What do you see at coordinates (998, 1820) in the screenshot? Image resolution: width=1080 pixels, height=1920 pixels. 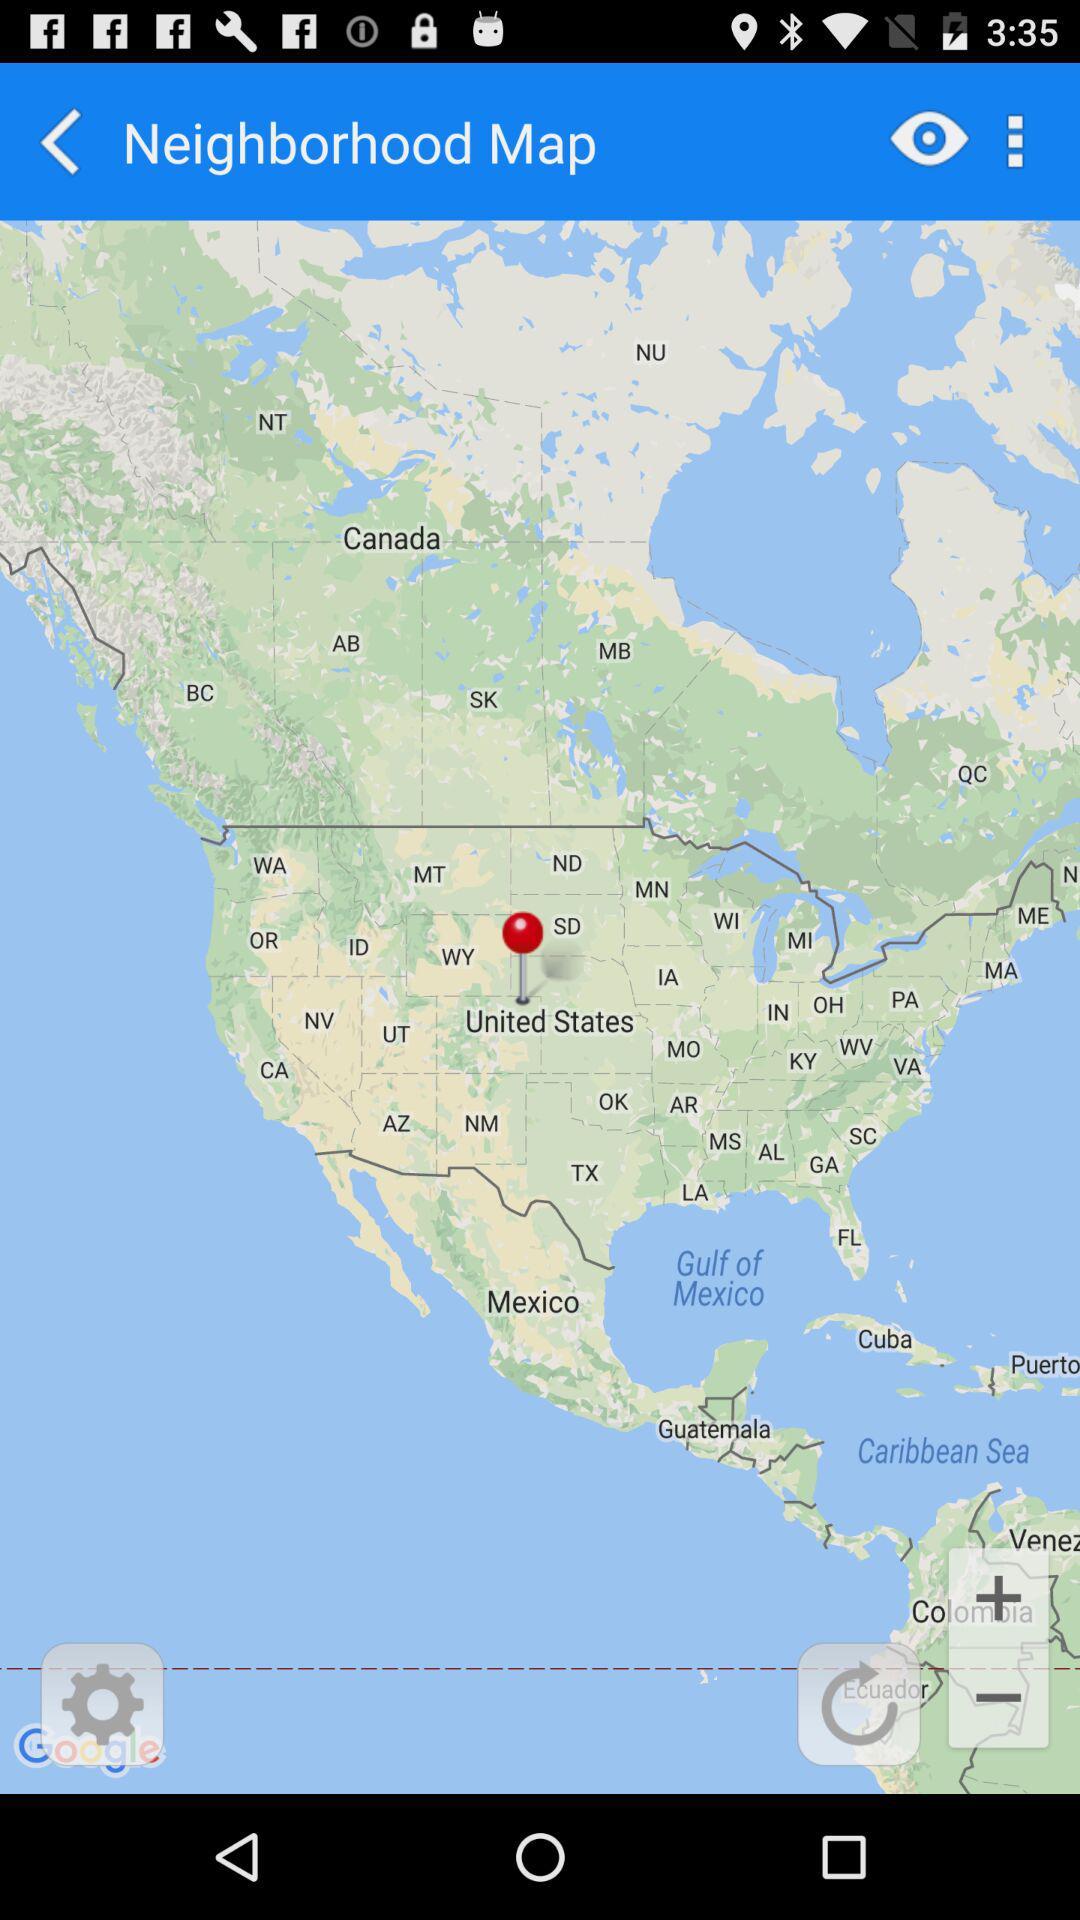 I see `the minus icon` at bounding box center [998, 1820].